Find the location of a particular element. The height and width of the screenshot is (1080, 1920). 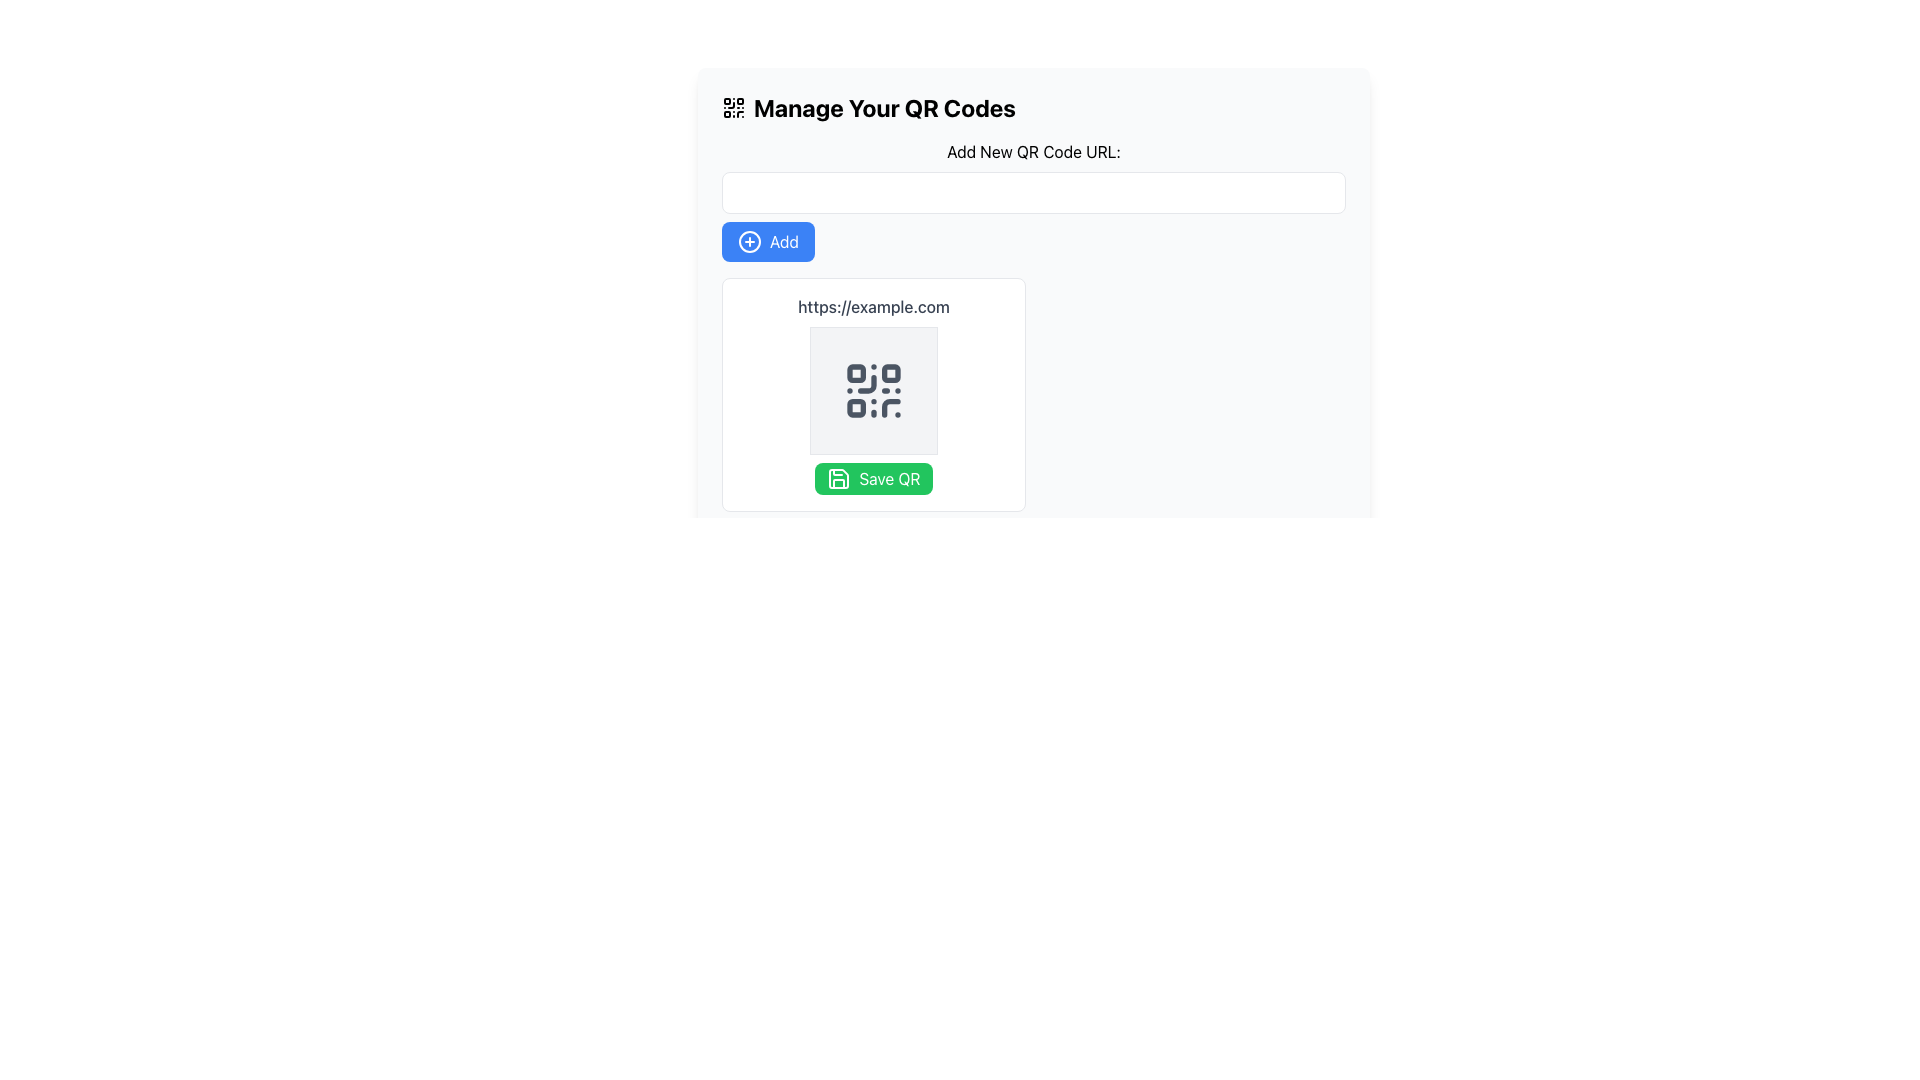

the decorative block within the QR code located in the lower-left quadrant, which is part of the QR code graphic is located at coordinates (856, 407).